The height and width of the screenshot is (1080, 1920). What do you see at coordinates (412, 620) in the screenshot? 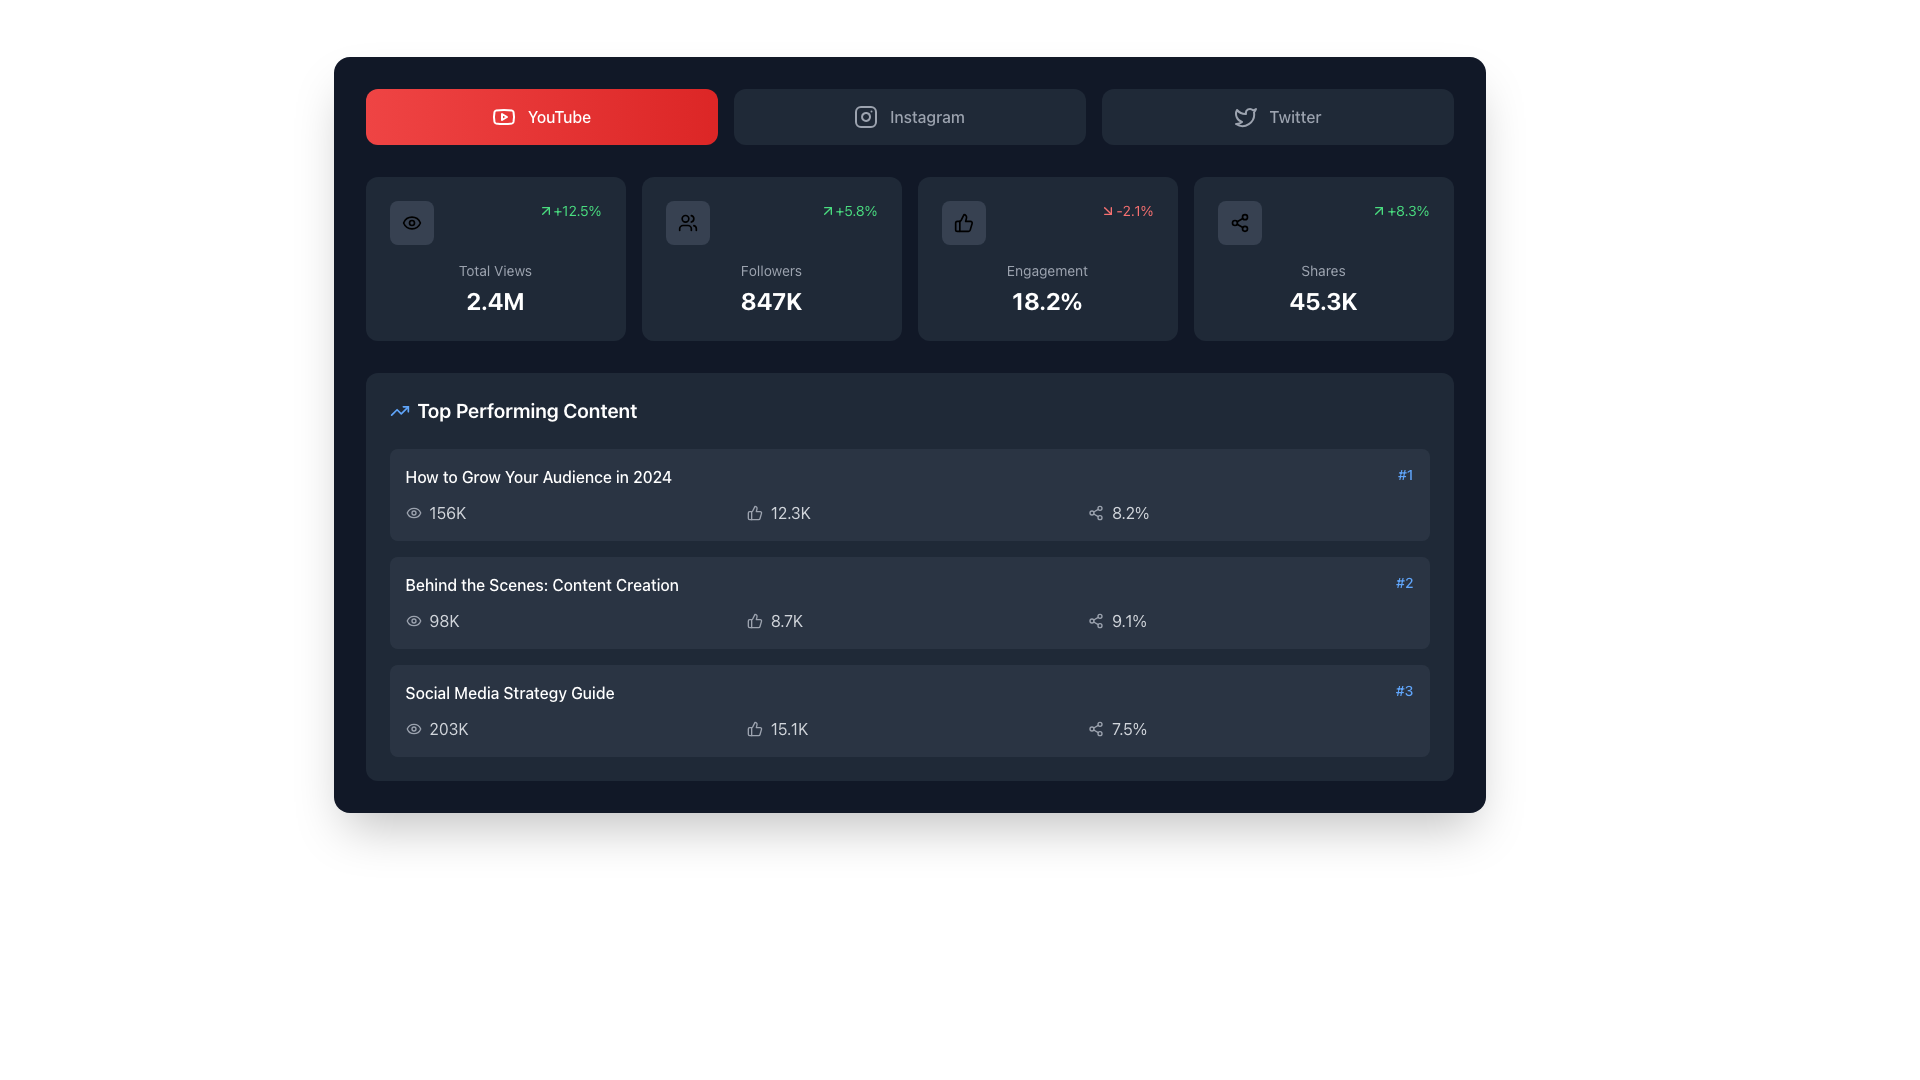
I see `the small eye-shaped icon representing views in the 'Top Performing Content' section, located to the left of the text '98K'` at bounding box center [412, 620].